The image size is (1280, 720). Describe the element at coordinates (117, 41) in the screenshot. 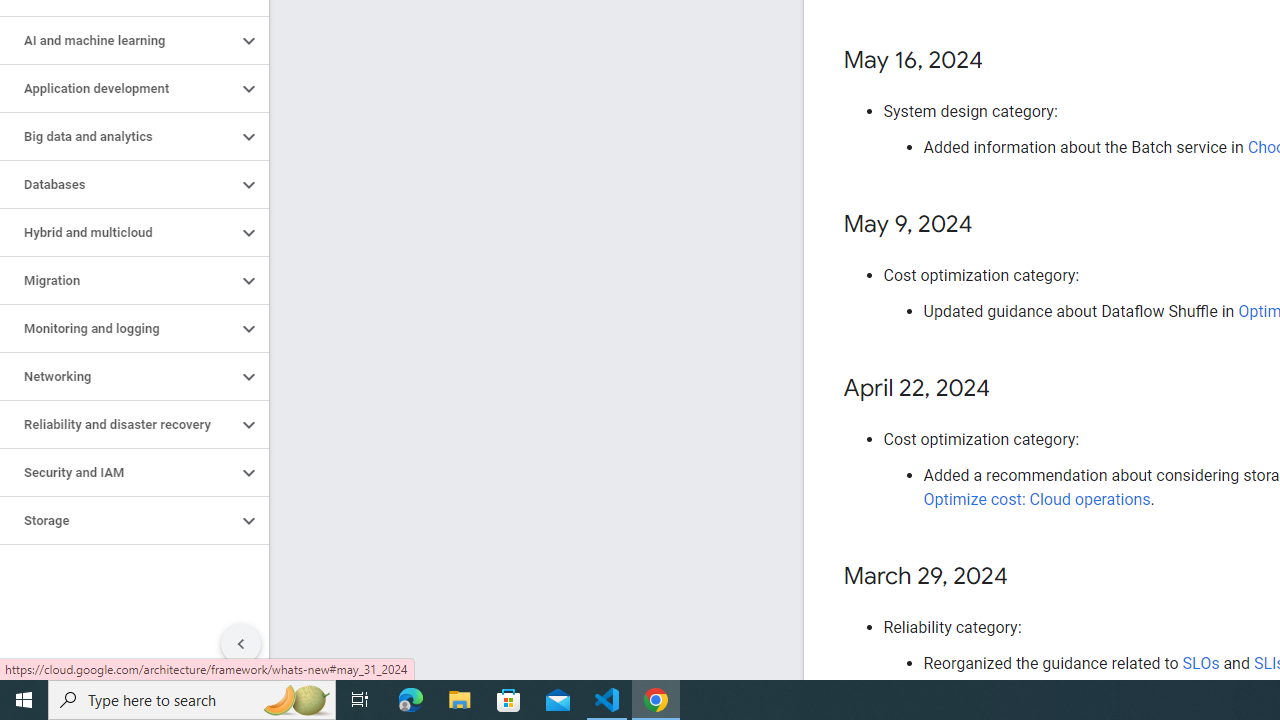

I see `'AI and machine learning'` at that location.